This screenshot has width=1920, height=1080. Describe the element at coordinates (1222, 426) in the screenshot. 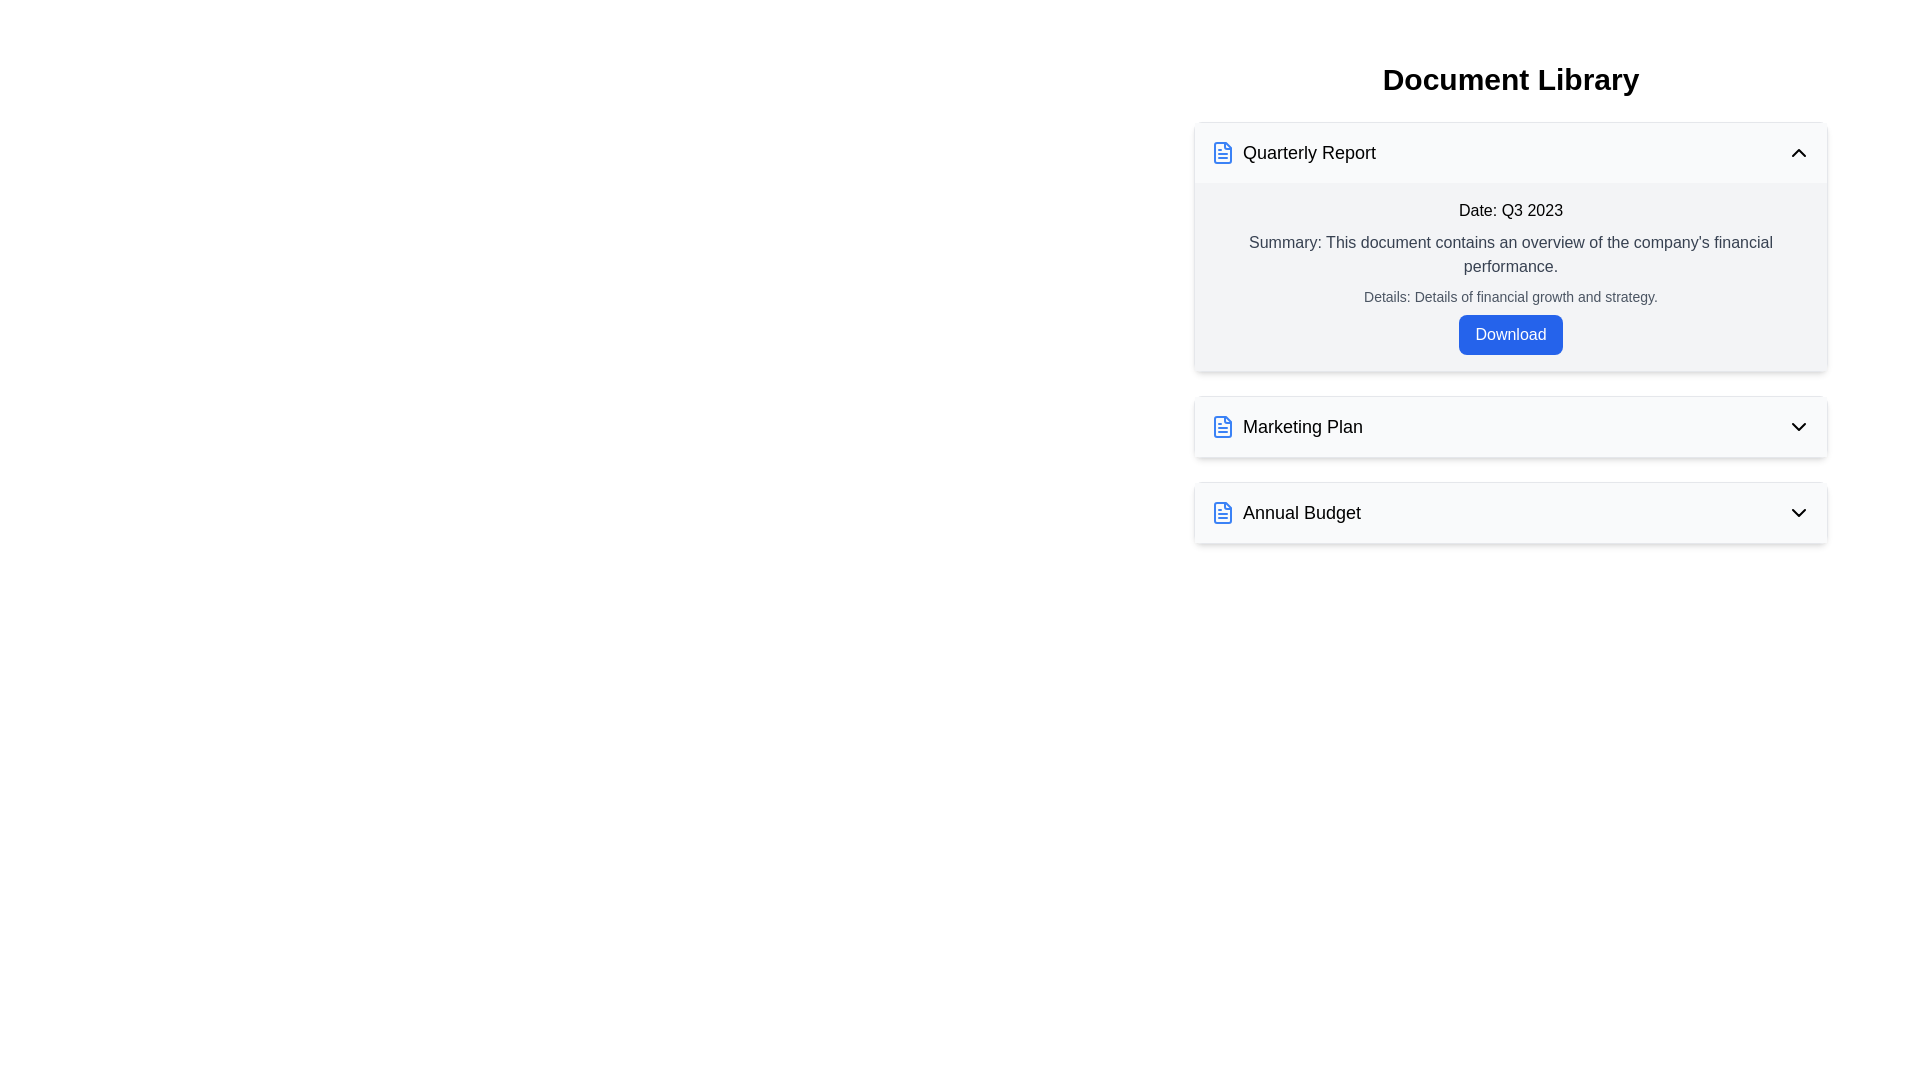

I see `the document icon located next to the 'Quarterly Report' text in the 'Document Library' interface, which visually represents a file` at that location.